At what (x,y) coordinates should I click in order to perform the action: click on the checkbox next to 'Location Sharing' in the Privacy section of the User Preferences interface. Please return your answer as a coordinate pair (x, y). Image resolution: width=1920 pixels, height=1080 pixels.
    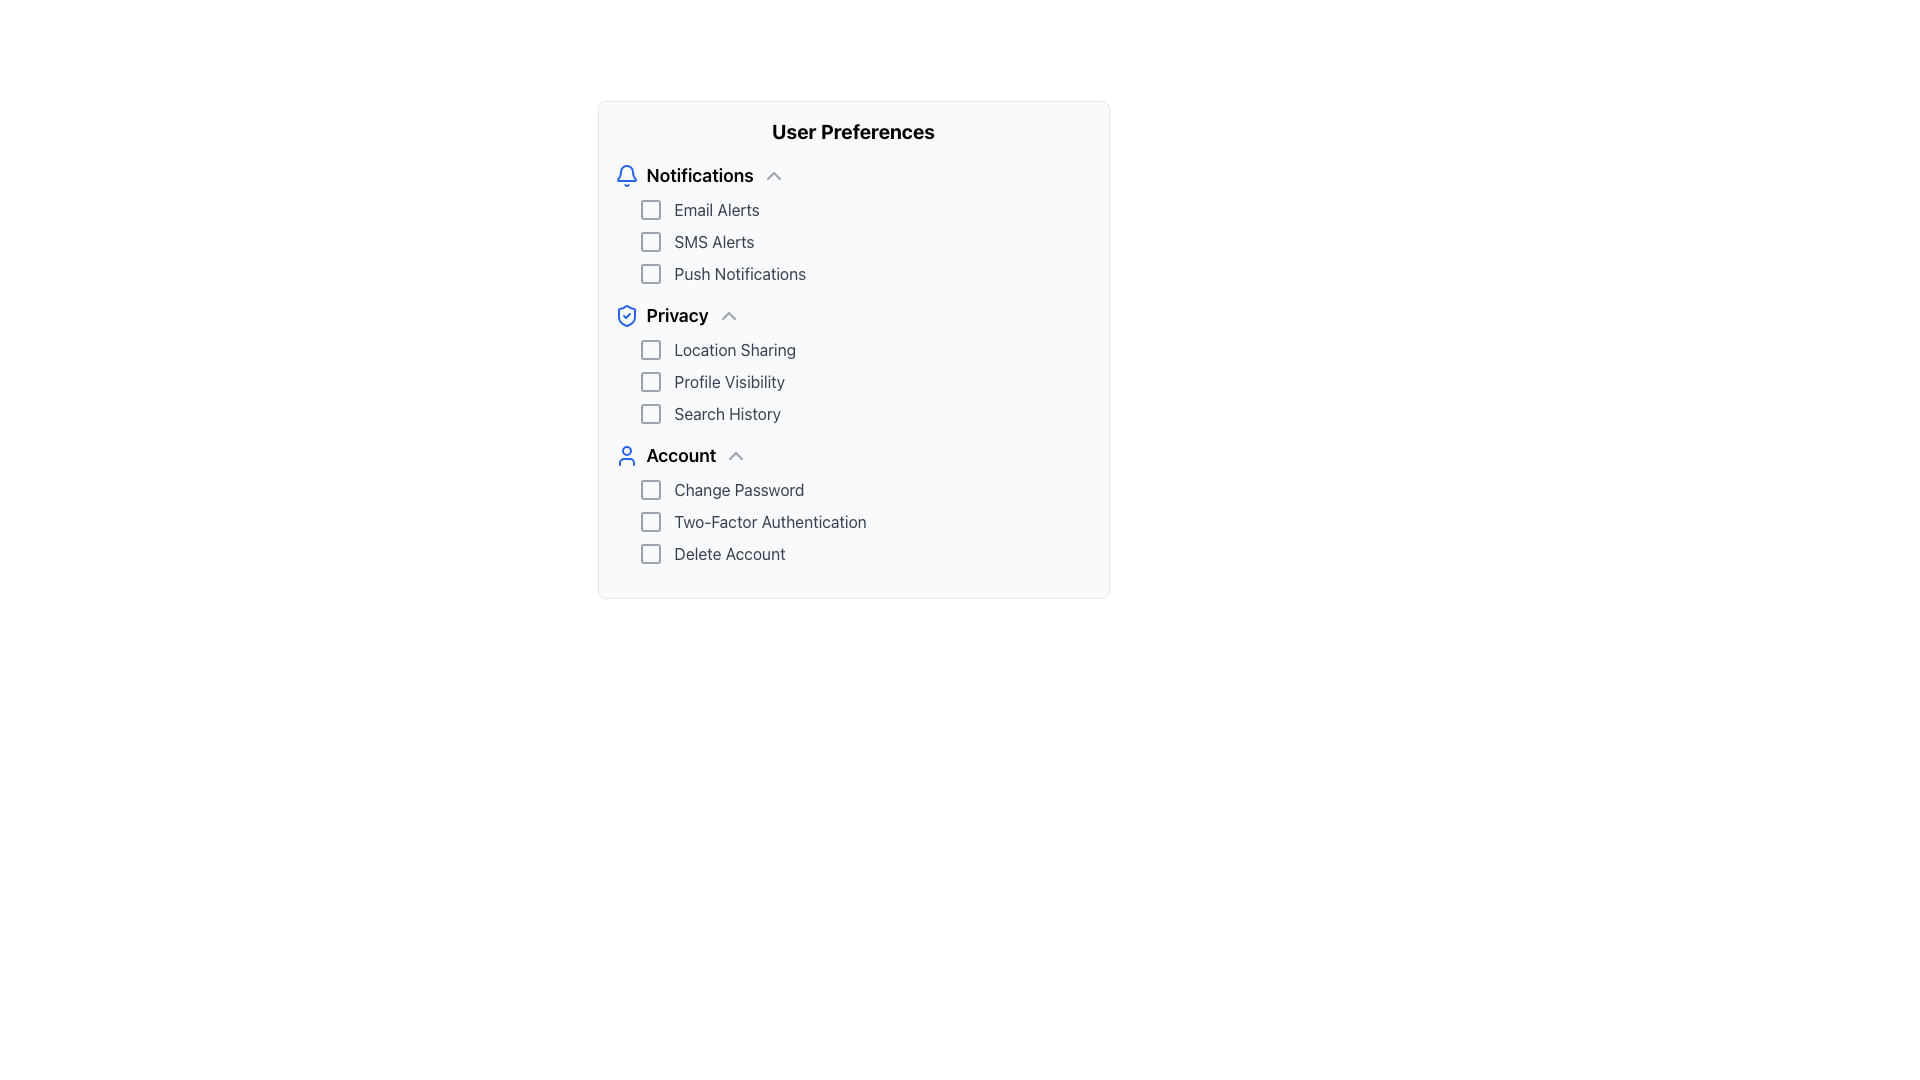
    Looking at the image, I should click on (650, 349).